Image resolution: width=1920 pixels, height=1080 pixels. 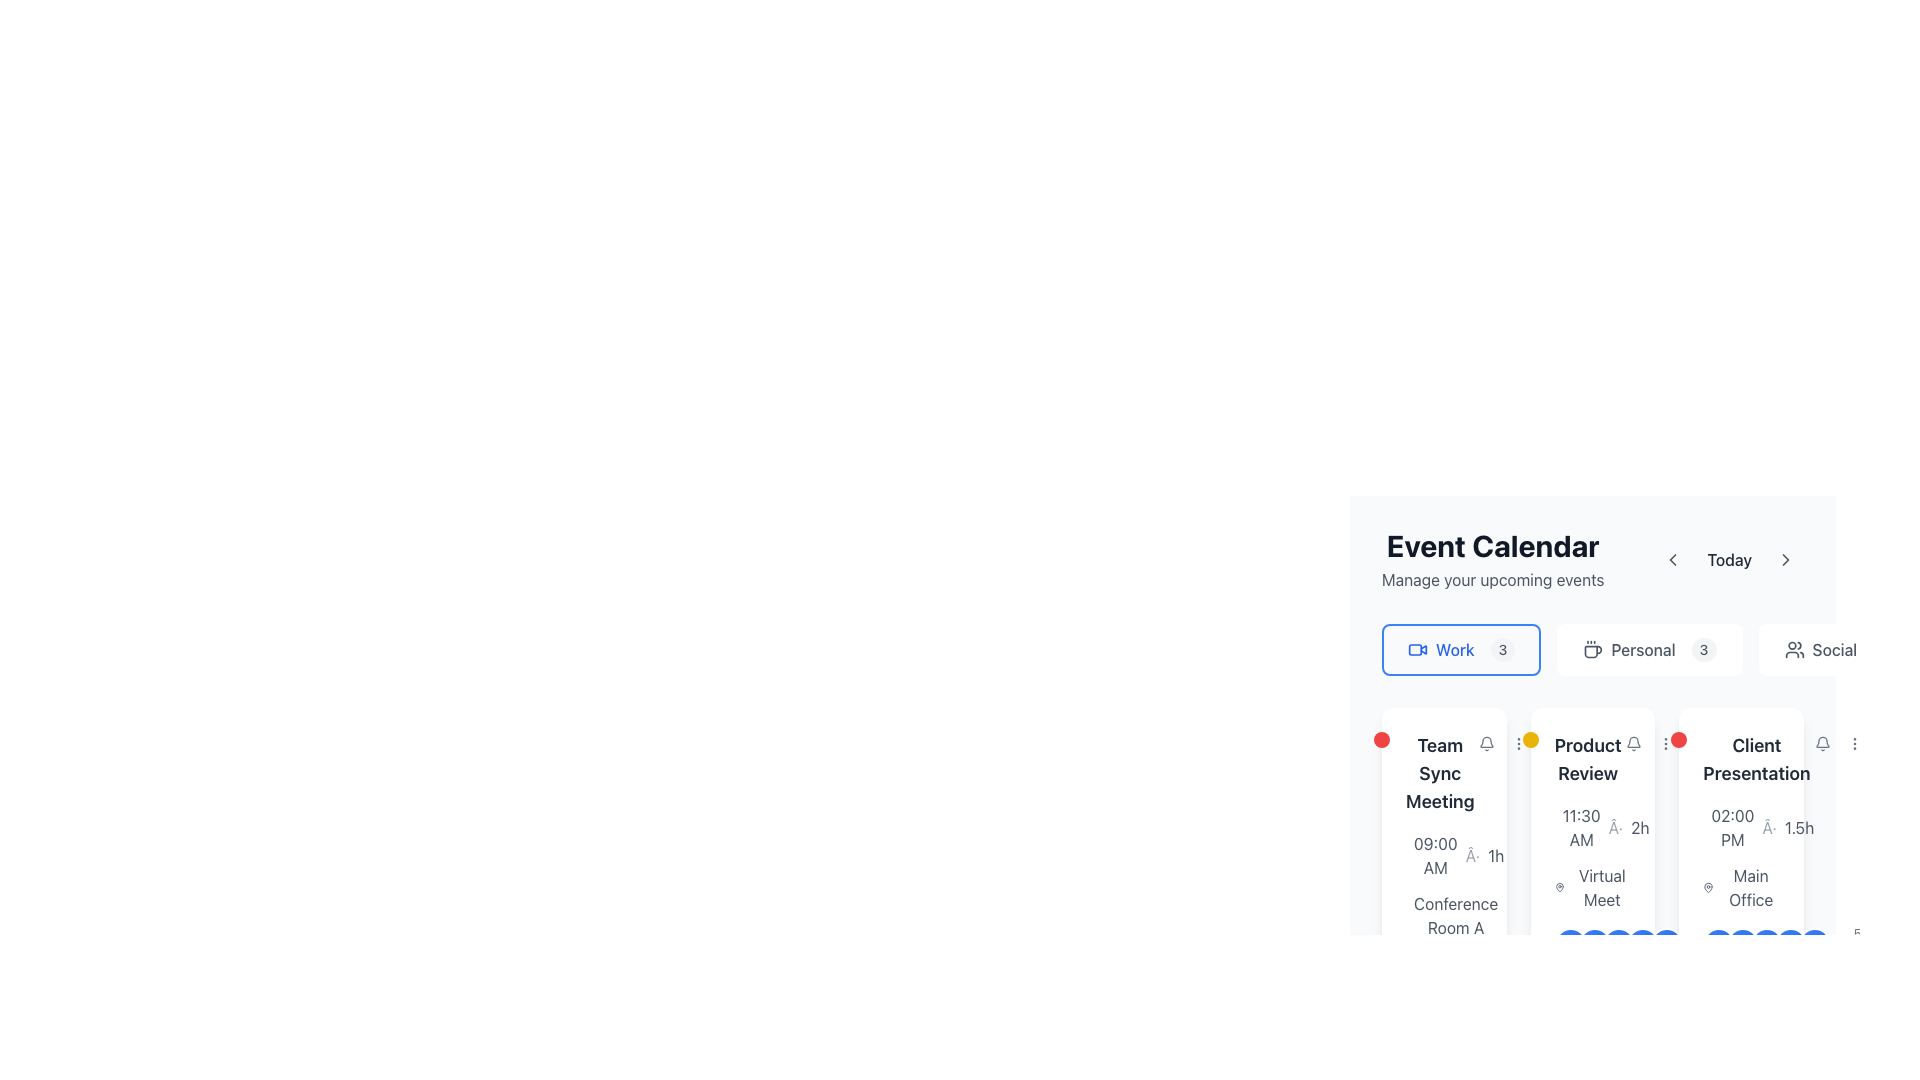 I want to click on the Avatar-like circular button, which is the third item in a row of circular buttons on the 'Product Review' event card, located between buttons 'B' and 'D', so click(x=1618, y=944).